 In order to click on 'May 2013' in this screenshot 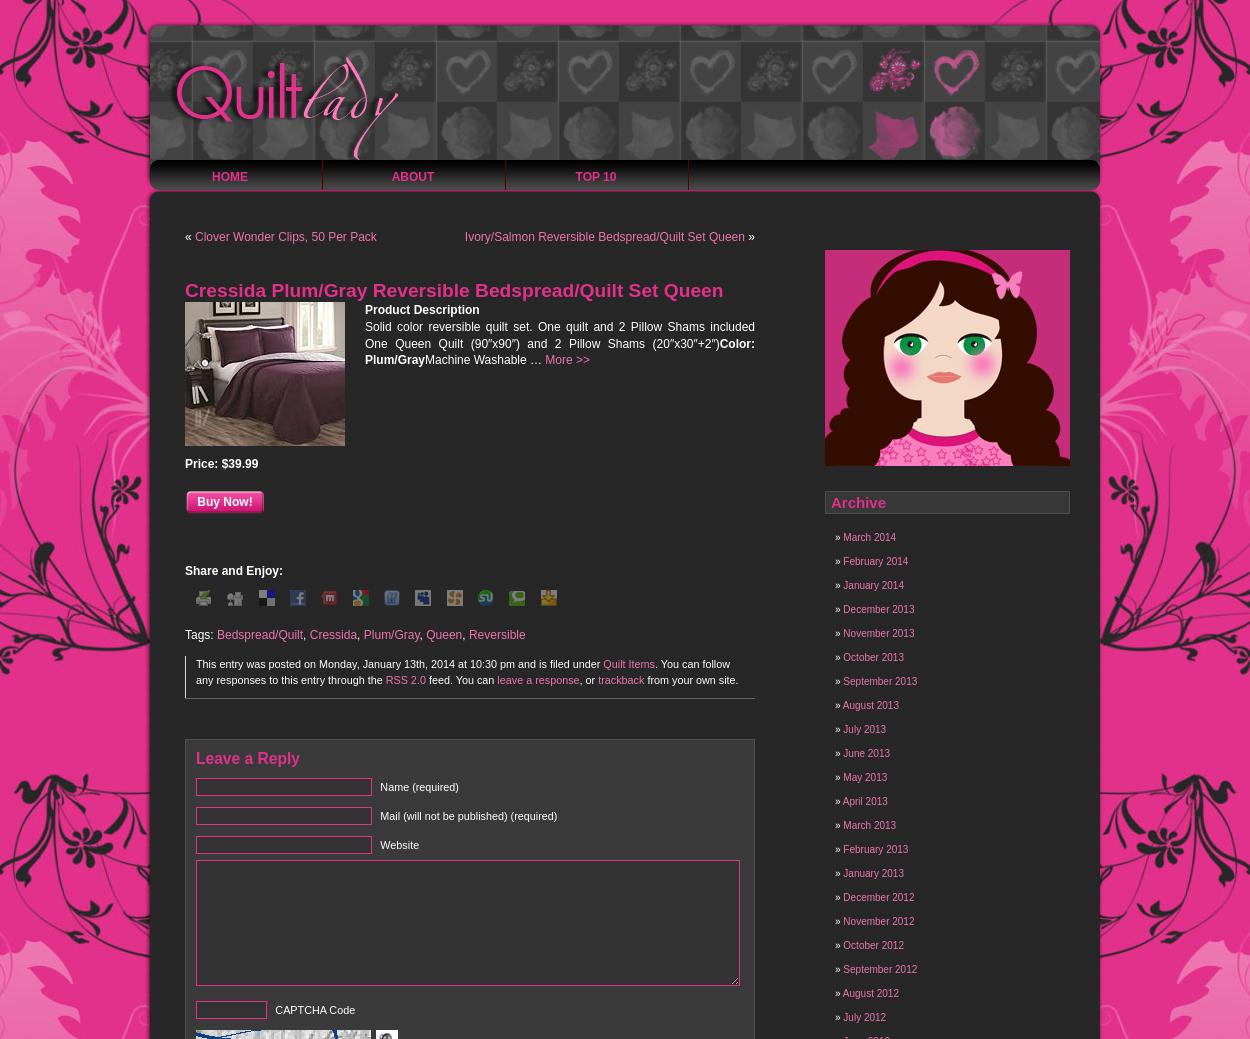, I will do `click(863, 776)`.